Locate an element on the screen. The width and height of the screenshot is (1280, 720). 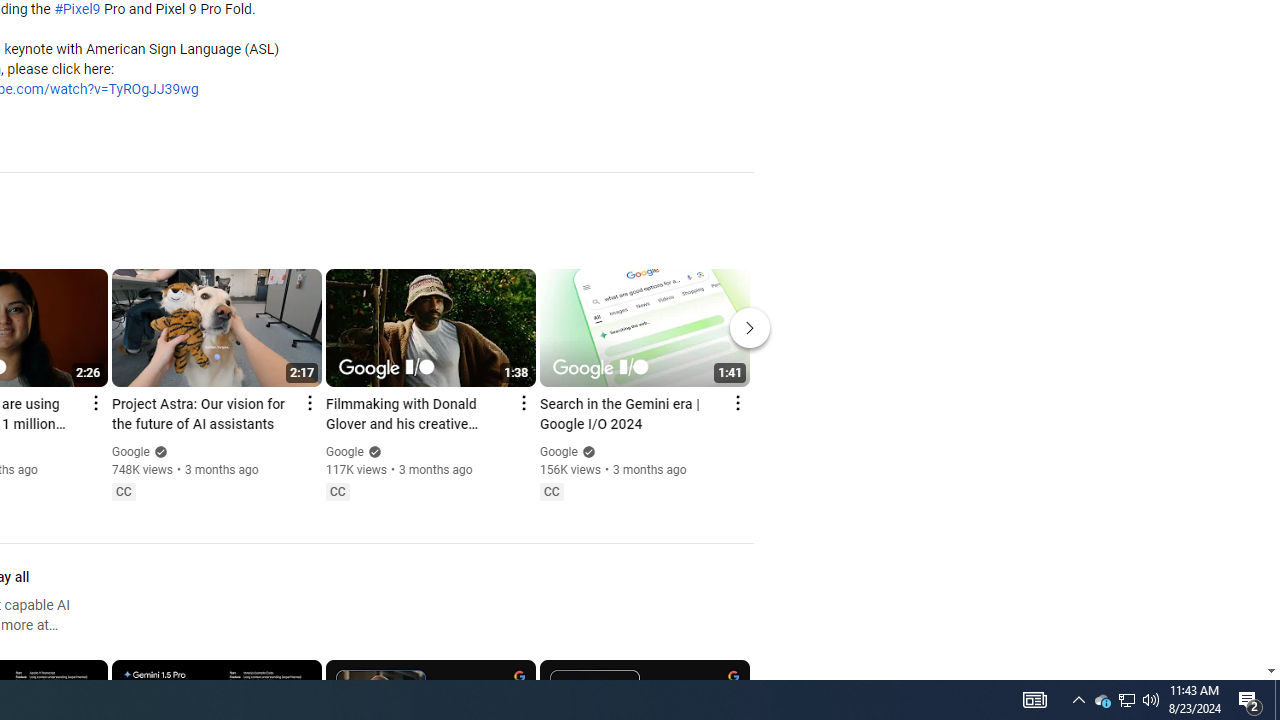
'#Pixel9' is located at coordinates (77, 10).